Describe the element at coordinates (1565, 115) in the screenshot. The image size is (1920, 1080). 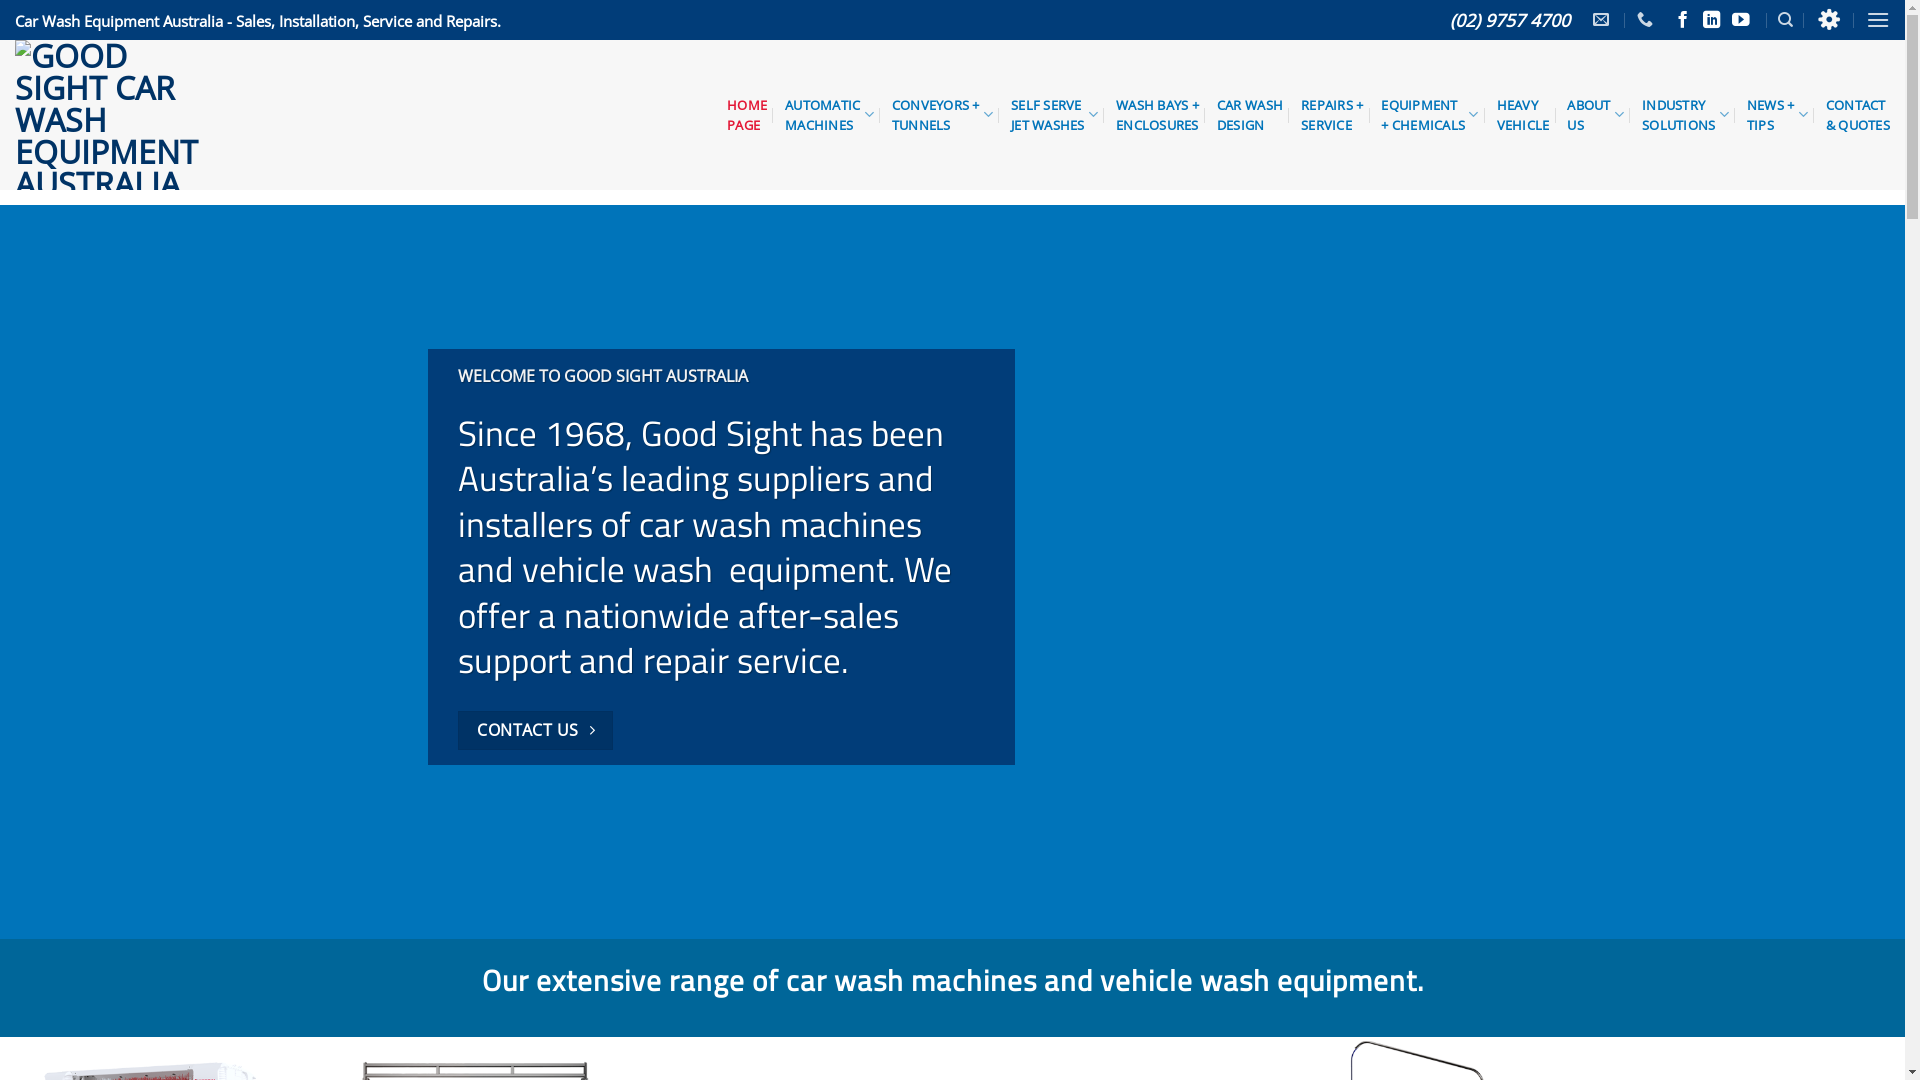
I see `'ABOUT` at that location.